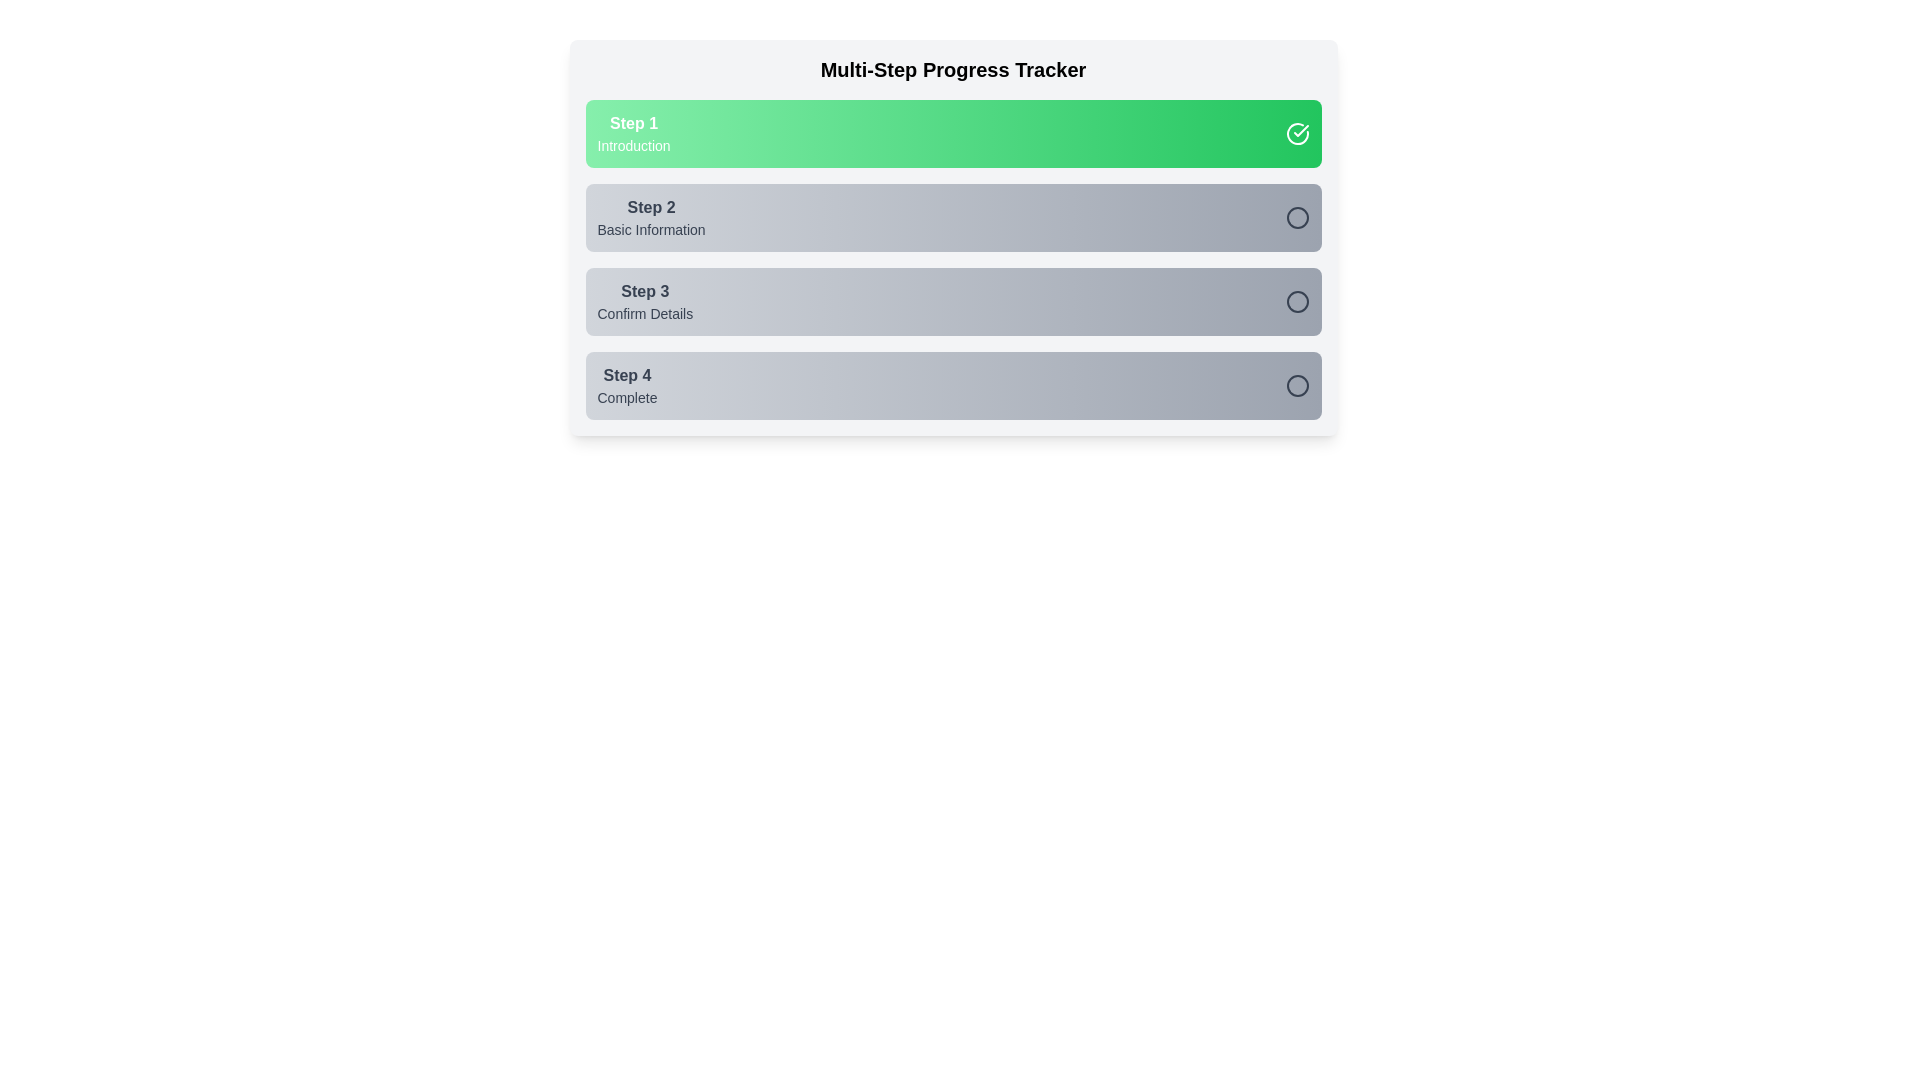 Image resolution: width=1920 pixels, height=1080 pixels. What do you see at coordinates (651, 218) in the screenshot?
I see `the Text-based informational indicator that displays 'Step 2' and 'Basic Information' on a gray rectangular background, which is the second item in the multi-step progress tracker` at bounding box center [651, 218].